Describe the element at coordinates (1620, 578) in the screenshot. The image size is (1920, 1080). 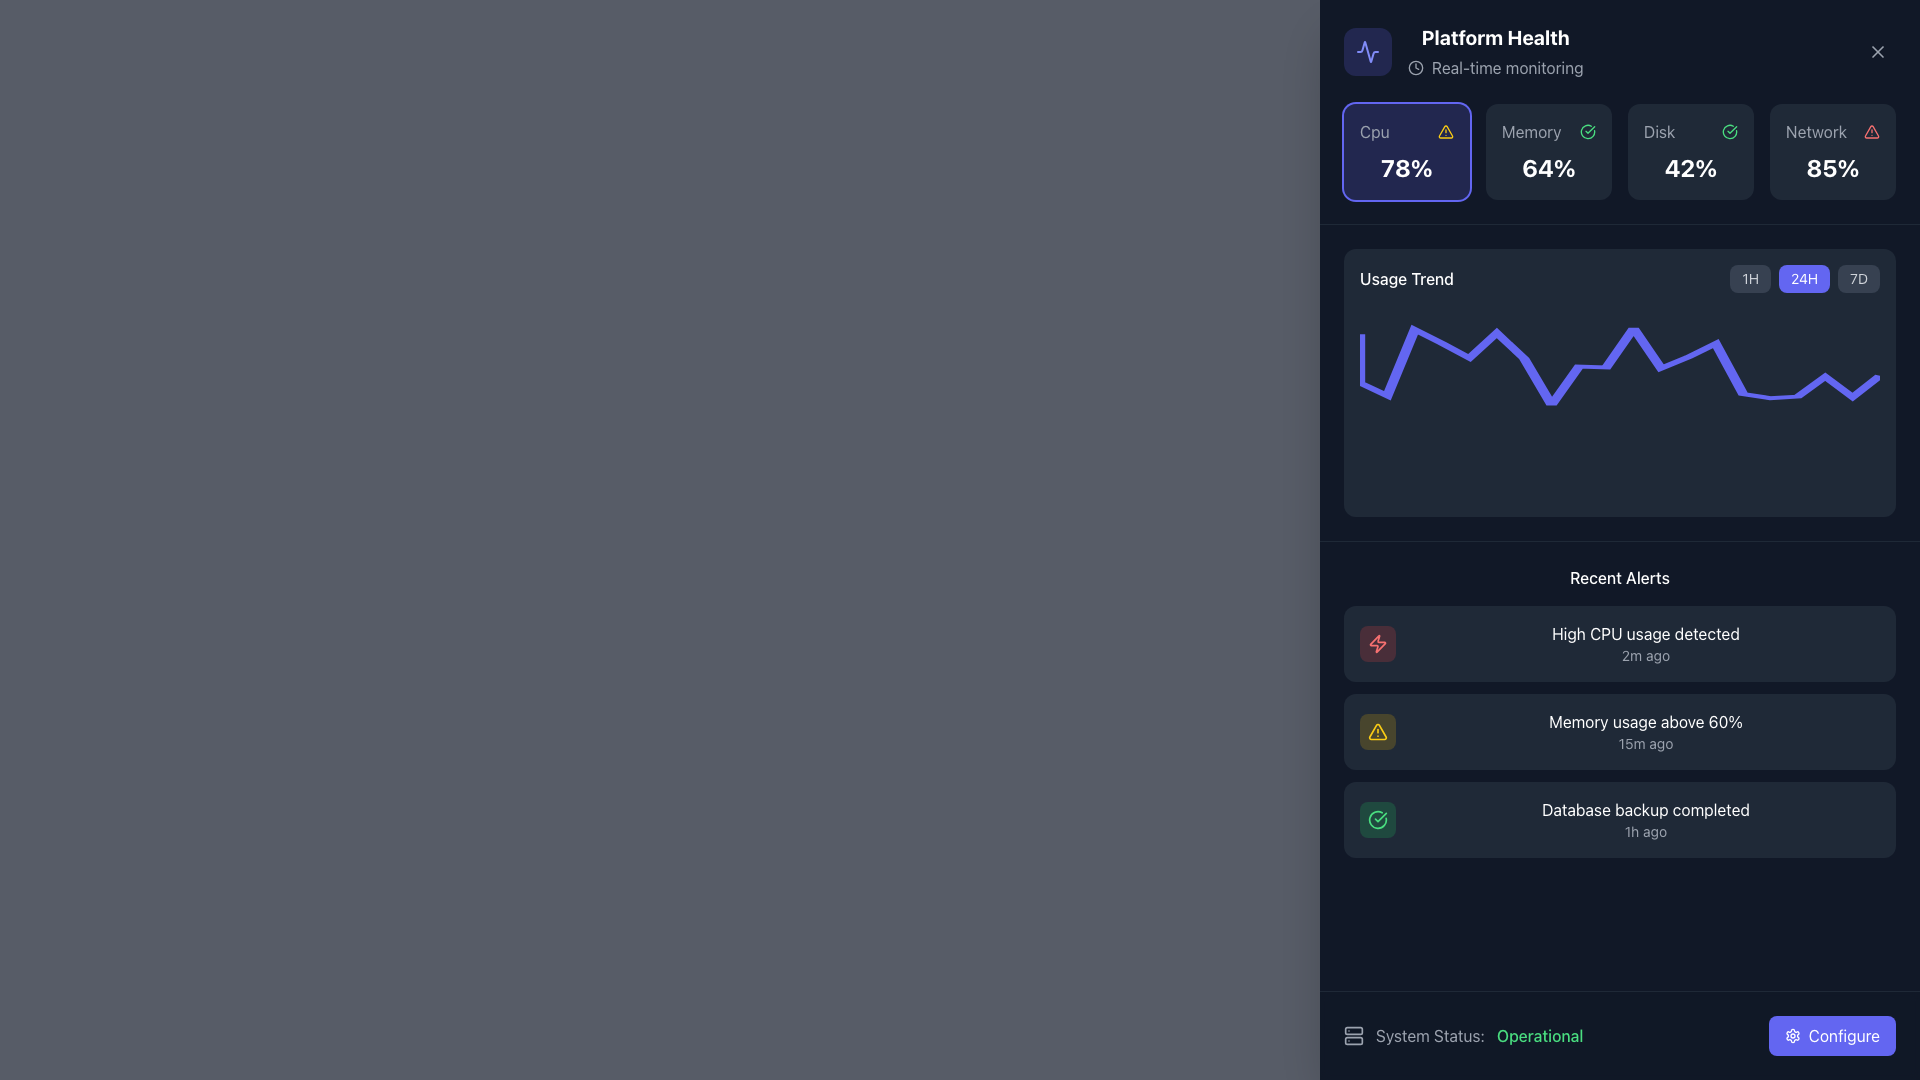
I see `the static text heading displaying 'Recent Alerts', which is styled in white font on a dark blue background, positioned above the alert cards in the lower-right section of the interface` at that location.